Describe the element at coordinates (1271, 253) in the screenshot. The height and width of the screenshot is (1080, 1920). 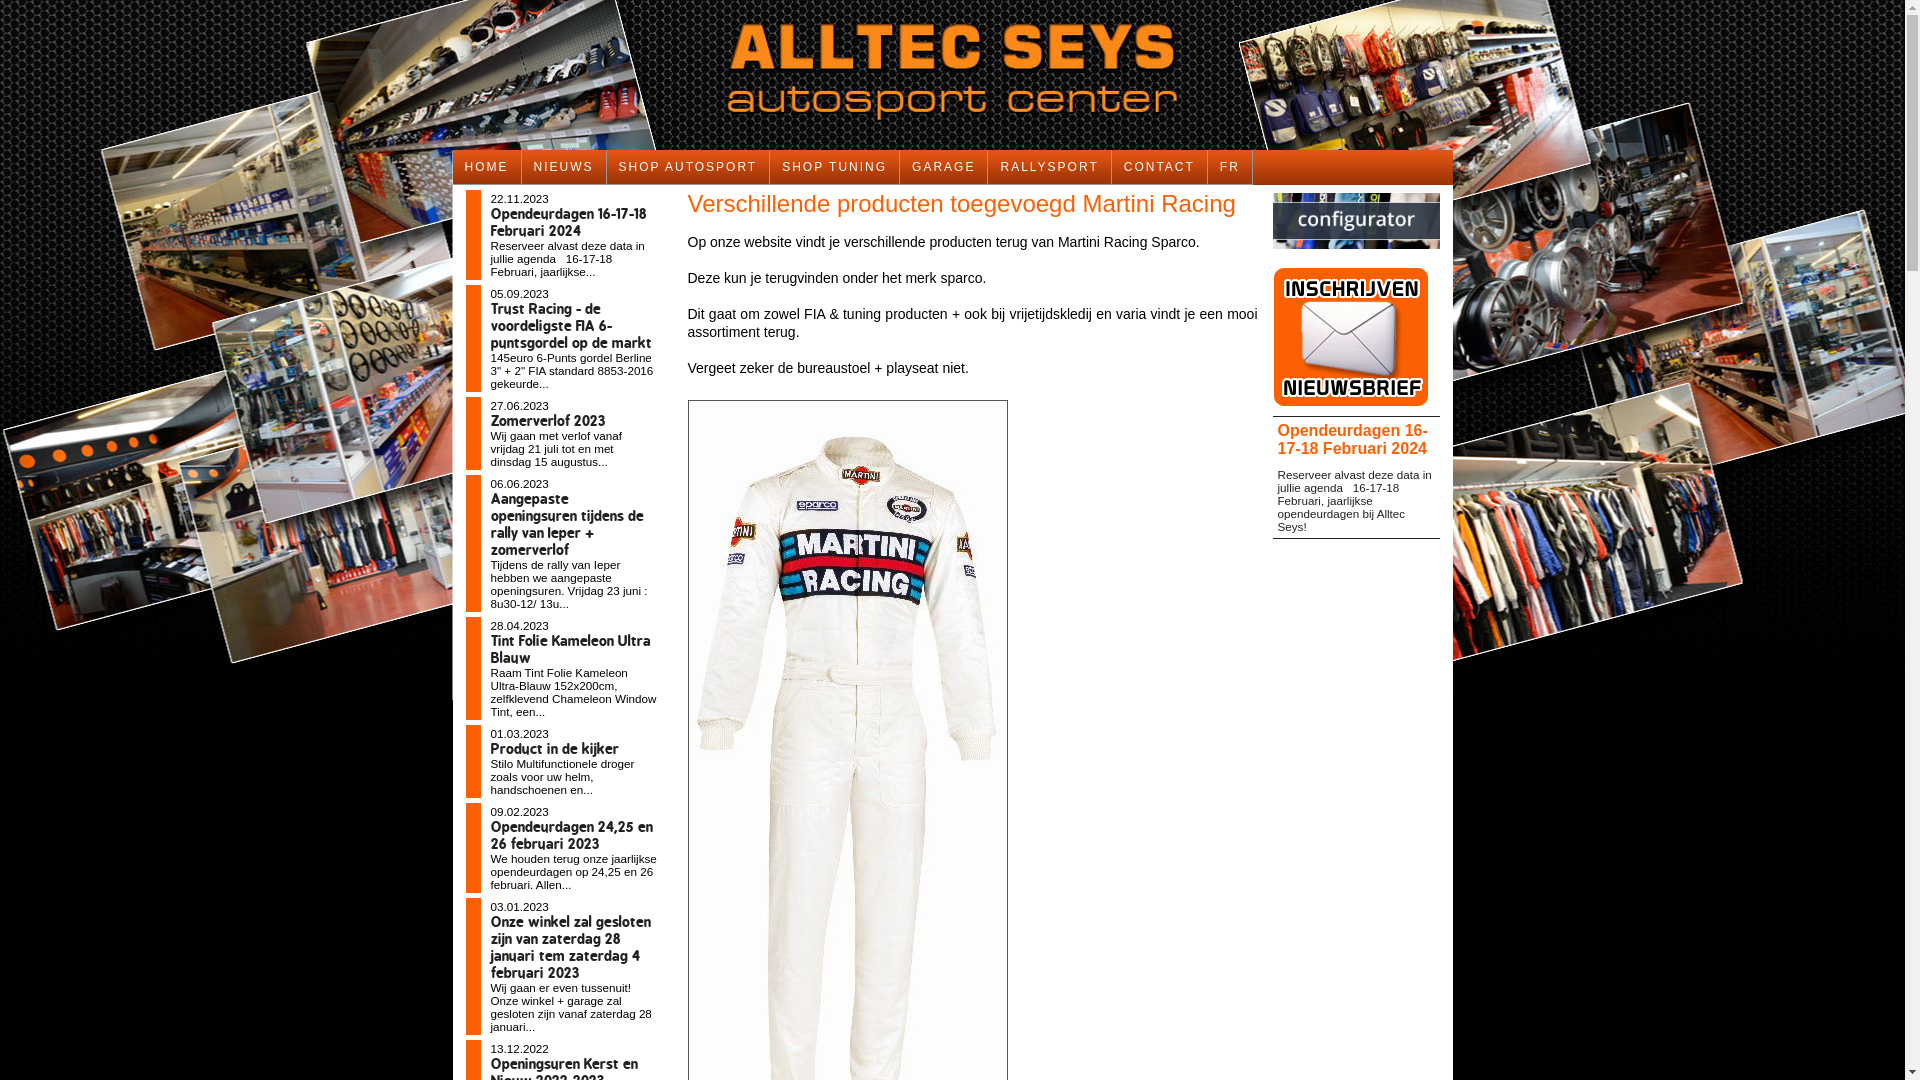
I see `'configurator'` at that location.